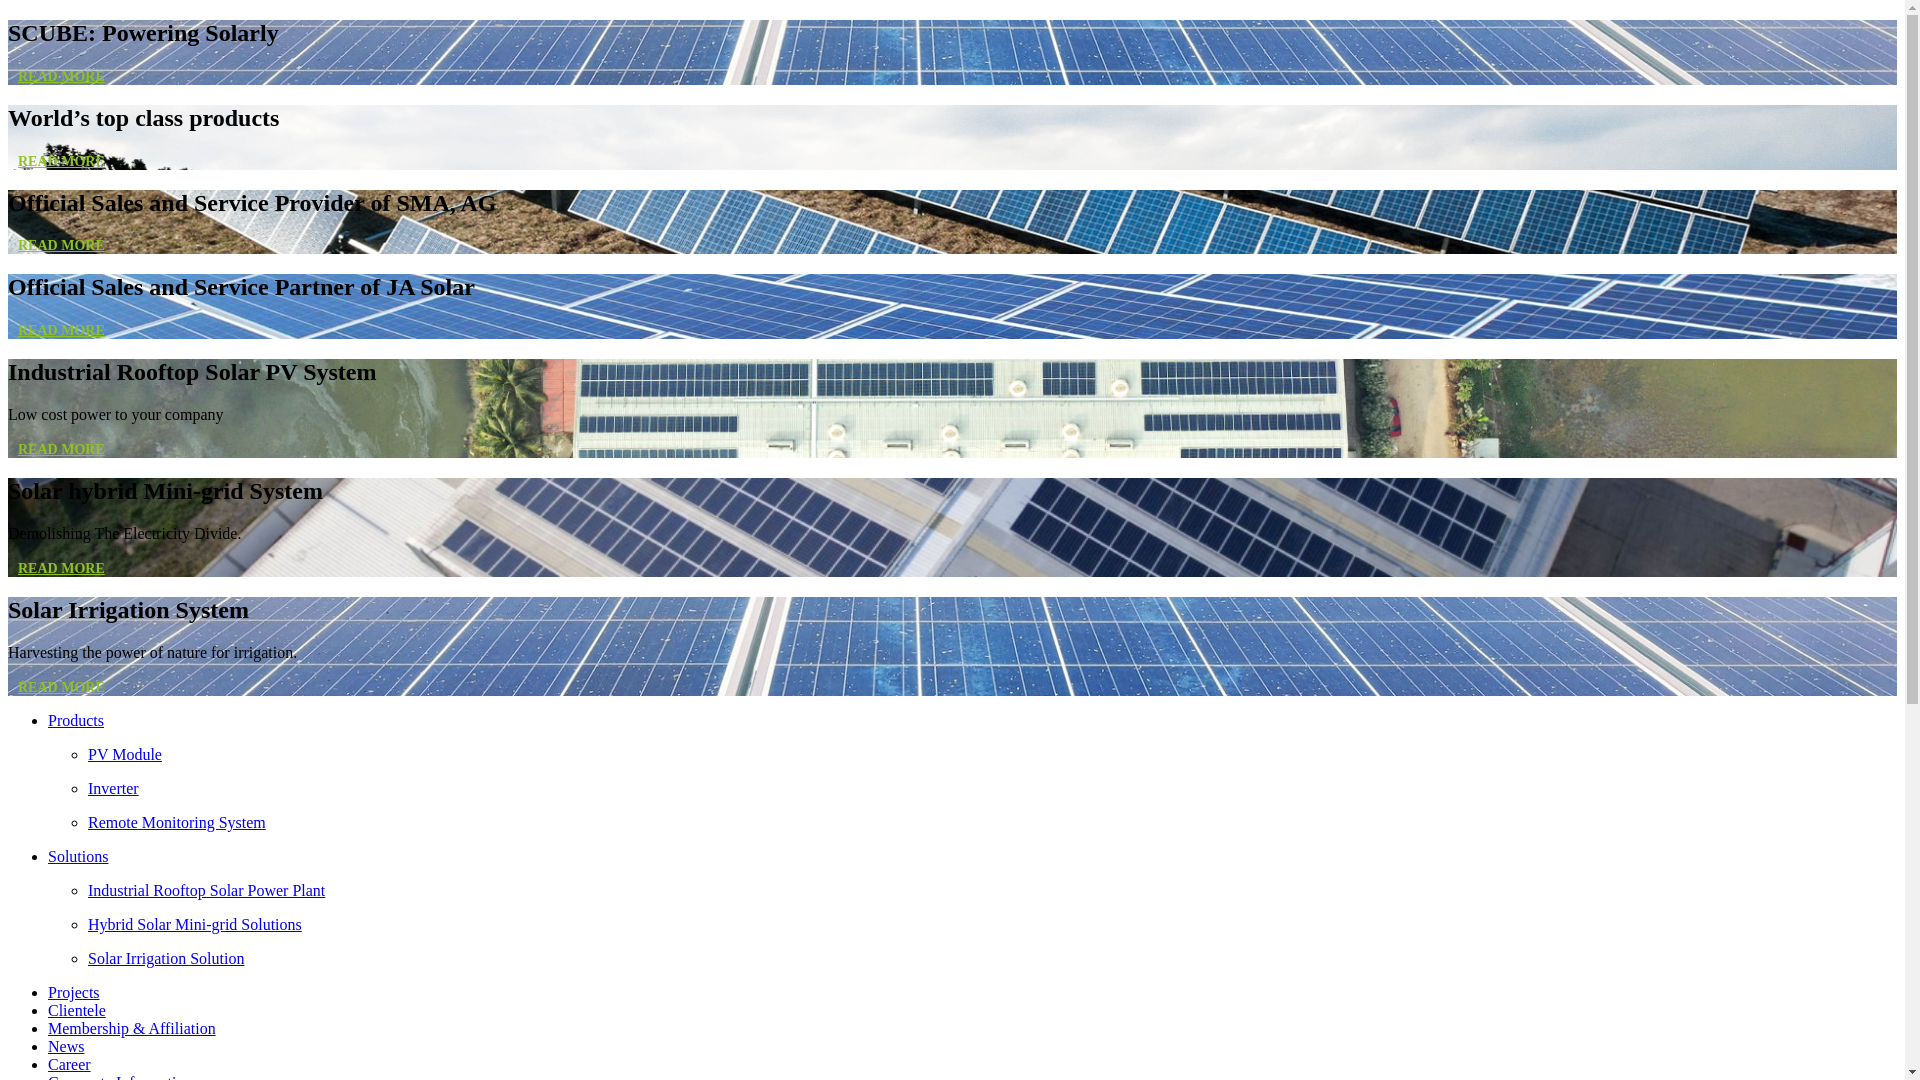 The width and height of the screenshot is (1920, 1080). I want to click on 'Projects', so click(73, 992).